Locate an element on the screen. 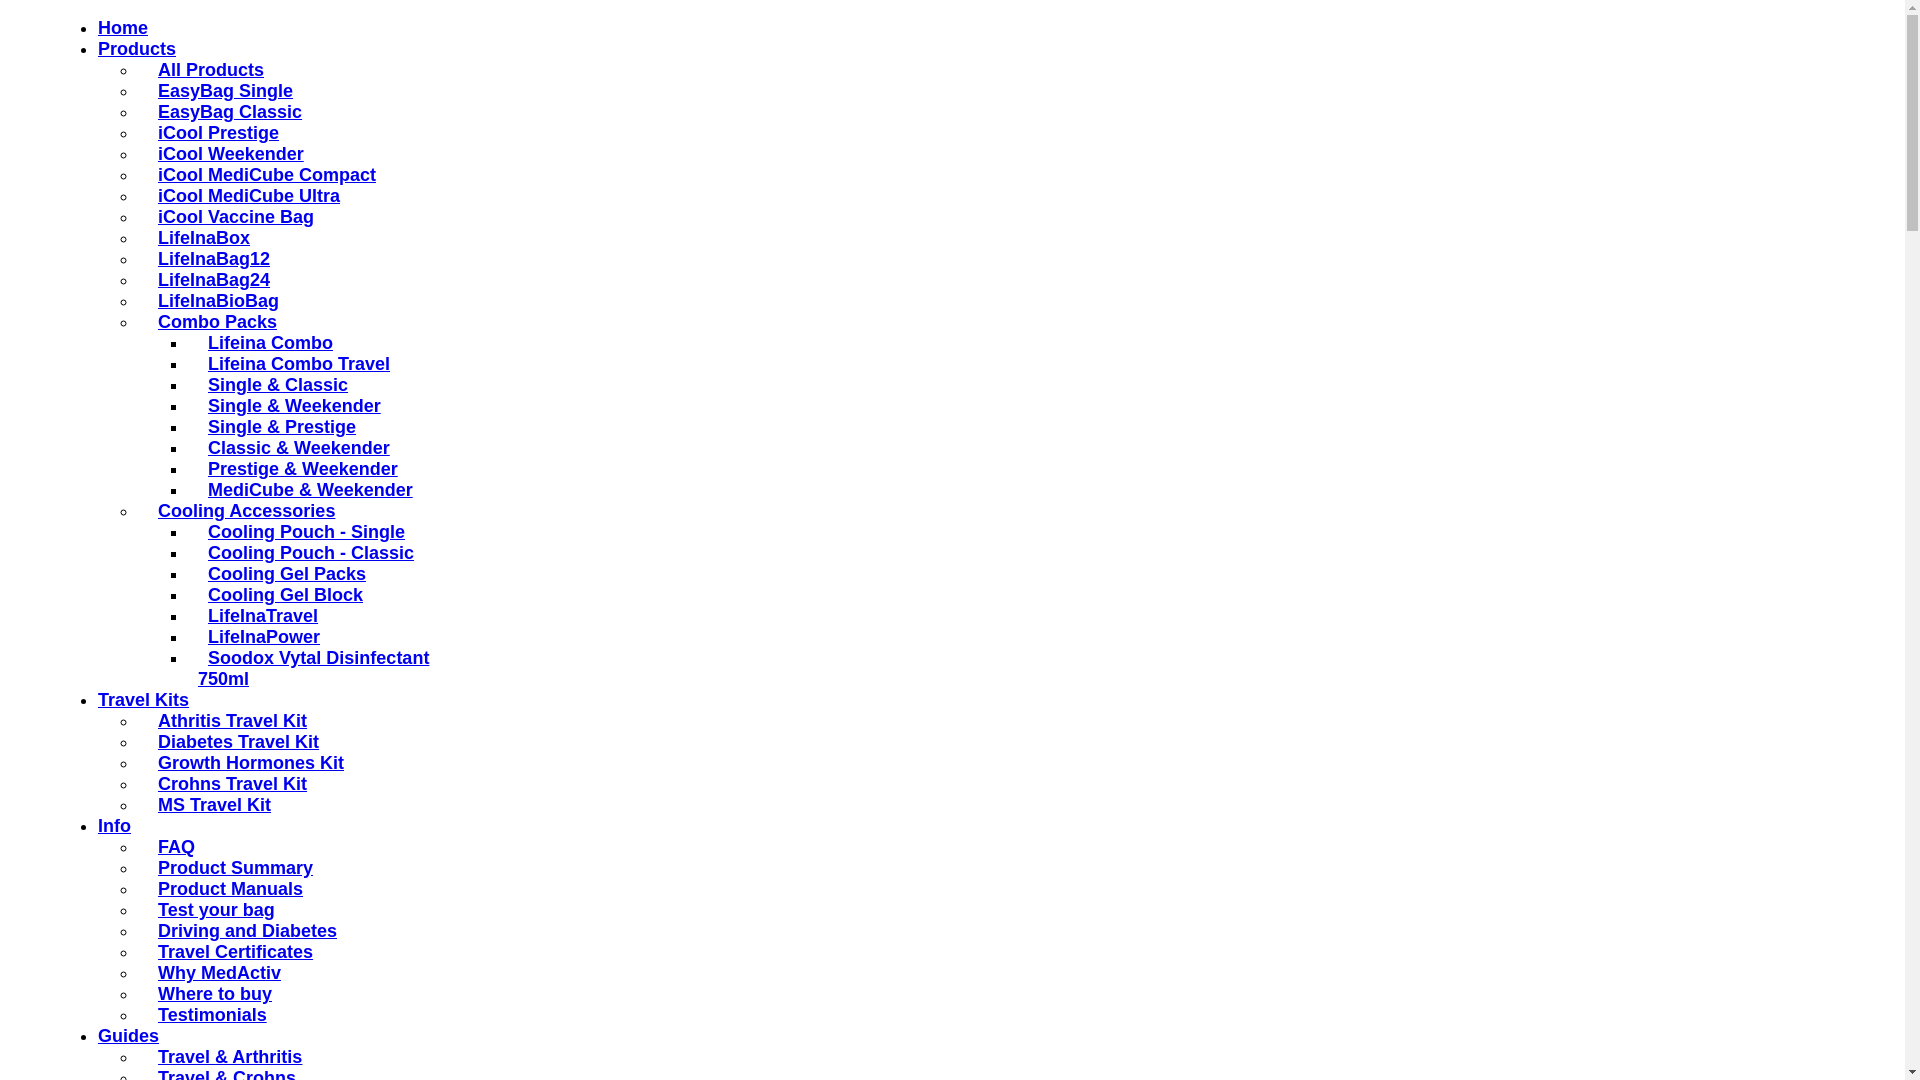 The height and width of the screenshot is (1080, 1920). 'EasyBag Single' is located at coordinates (220, 91).